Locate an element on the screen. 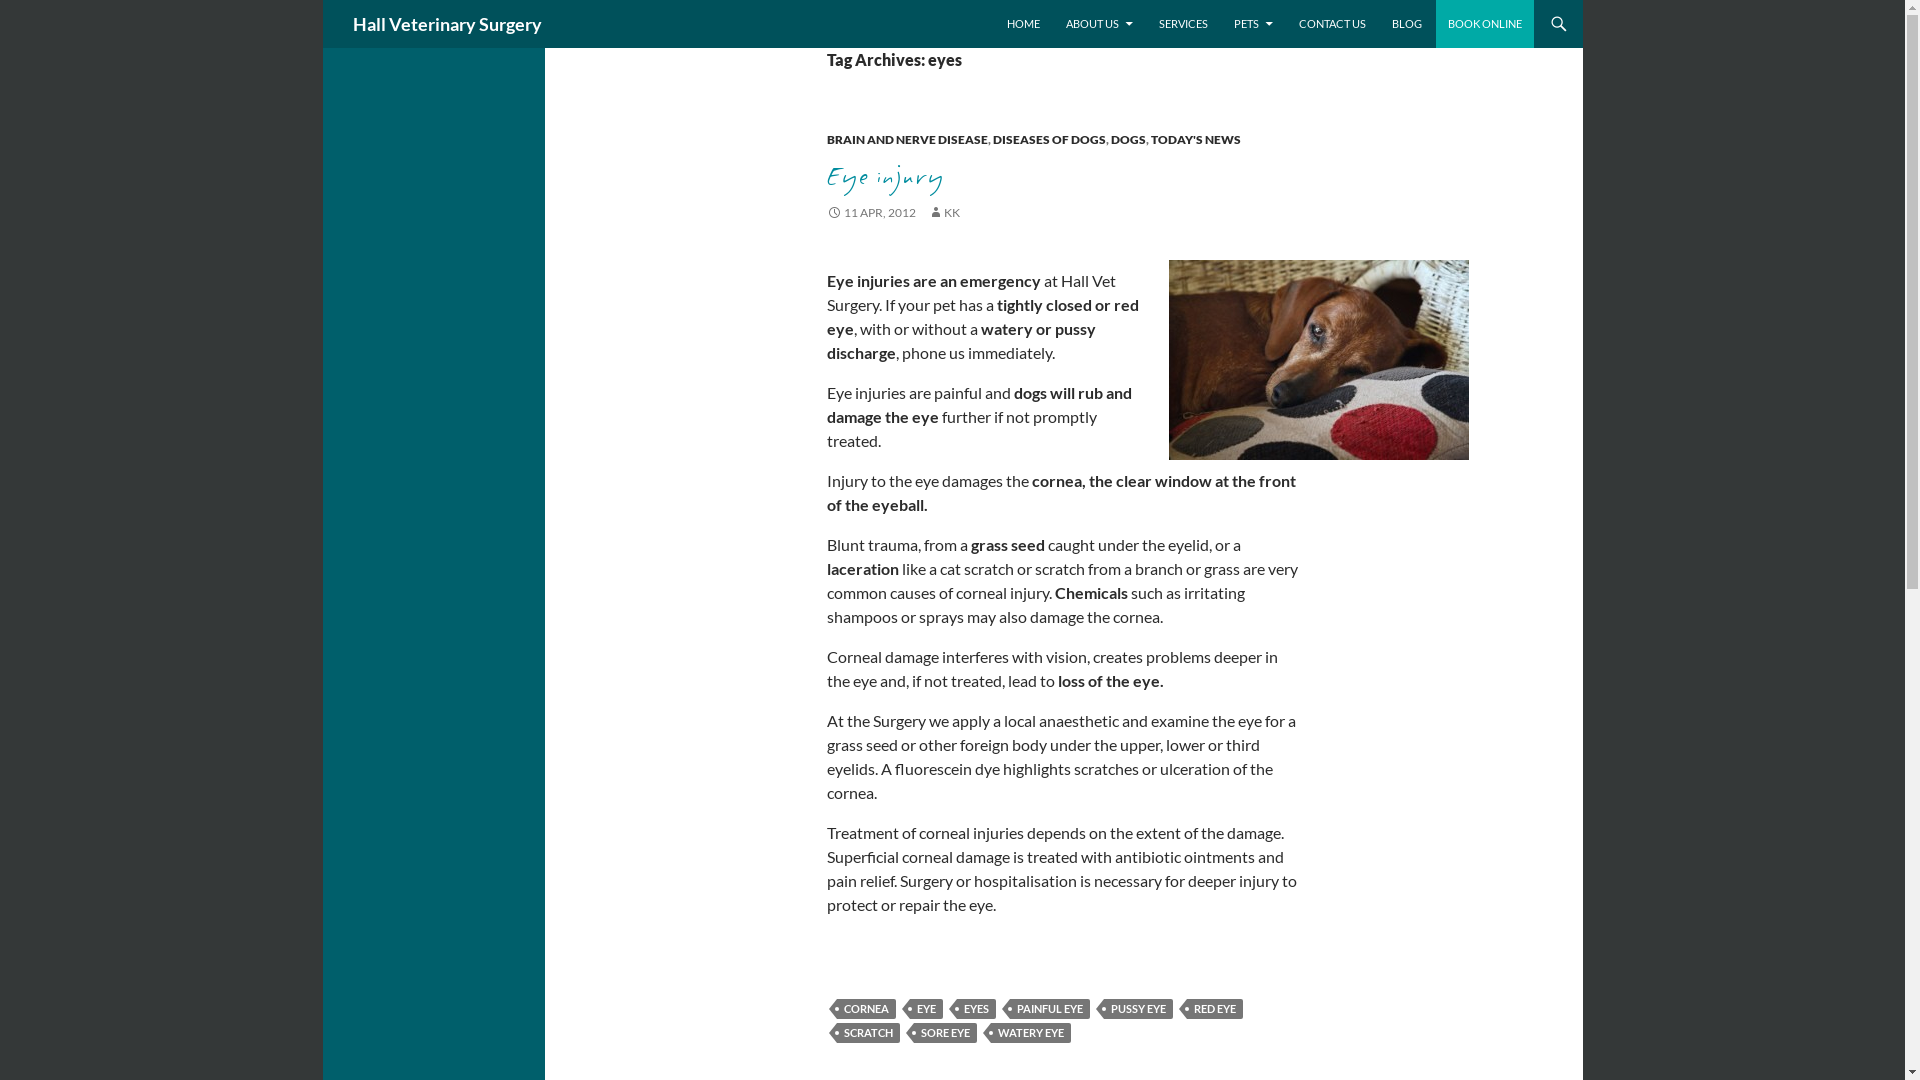  'CONTACT US' is located at coordinates (1331, 23).